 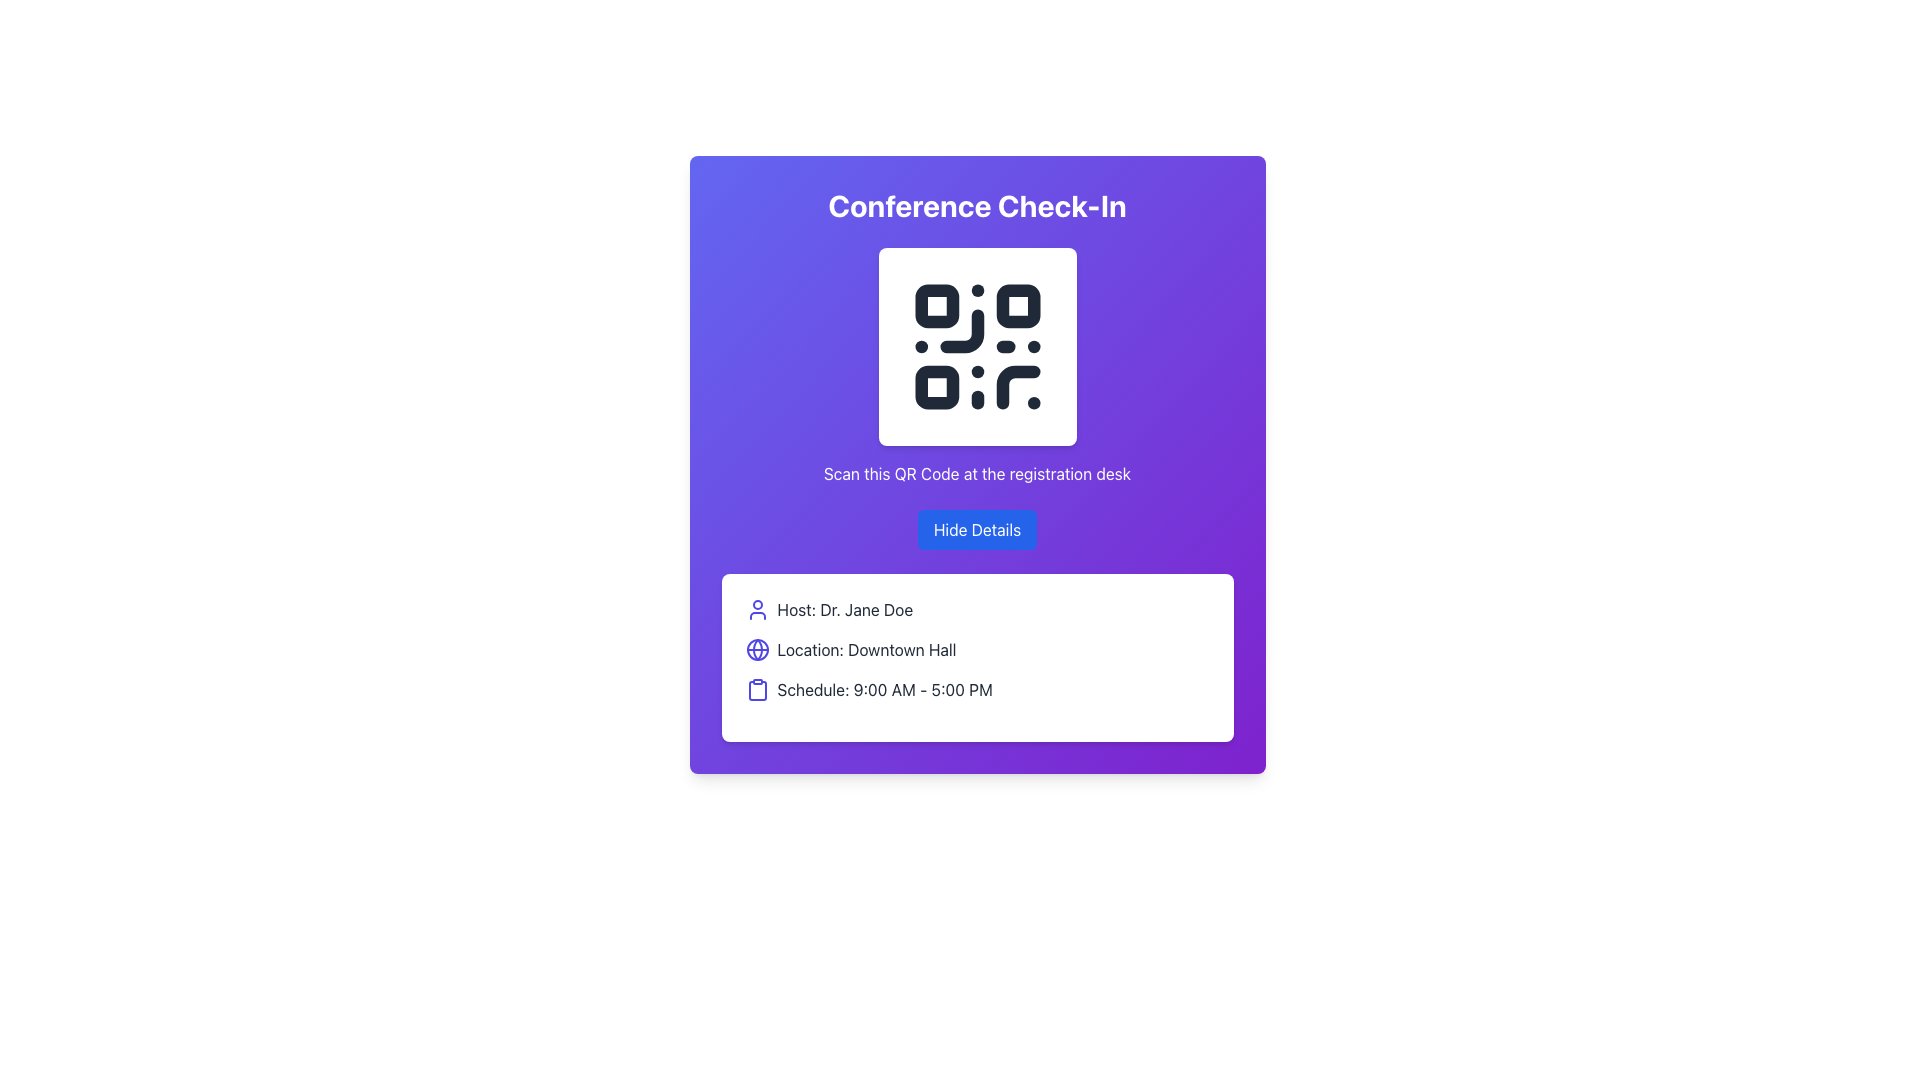 What do you see at coordinates (756, 608) in the screenshot?
I see `the first SVG icon representing the 'Host' section, located to the left of the text 'Host: Dr. Jane Doe'` at bounding box center [756, 608].